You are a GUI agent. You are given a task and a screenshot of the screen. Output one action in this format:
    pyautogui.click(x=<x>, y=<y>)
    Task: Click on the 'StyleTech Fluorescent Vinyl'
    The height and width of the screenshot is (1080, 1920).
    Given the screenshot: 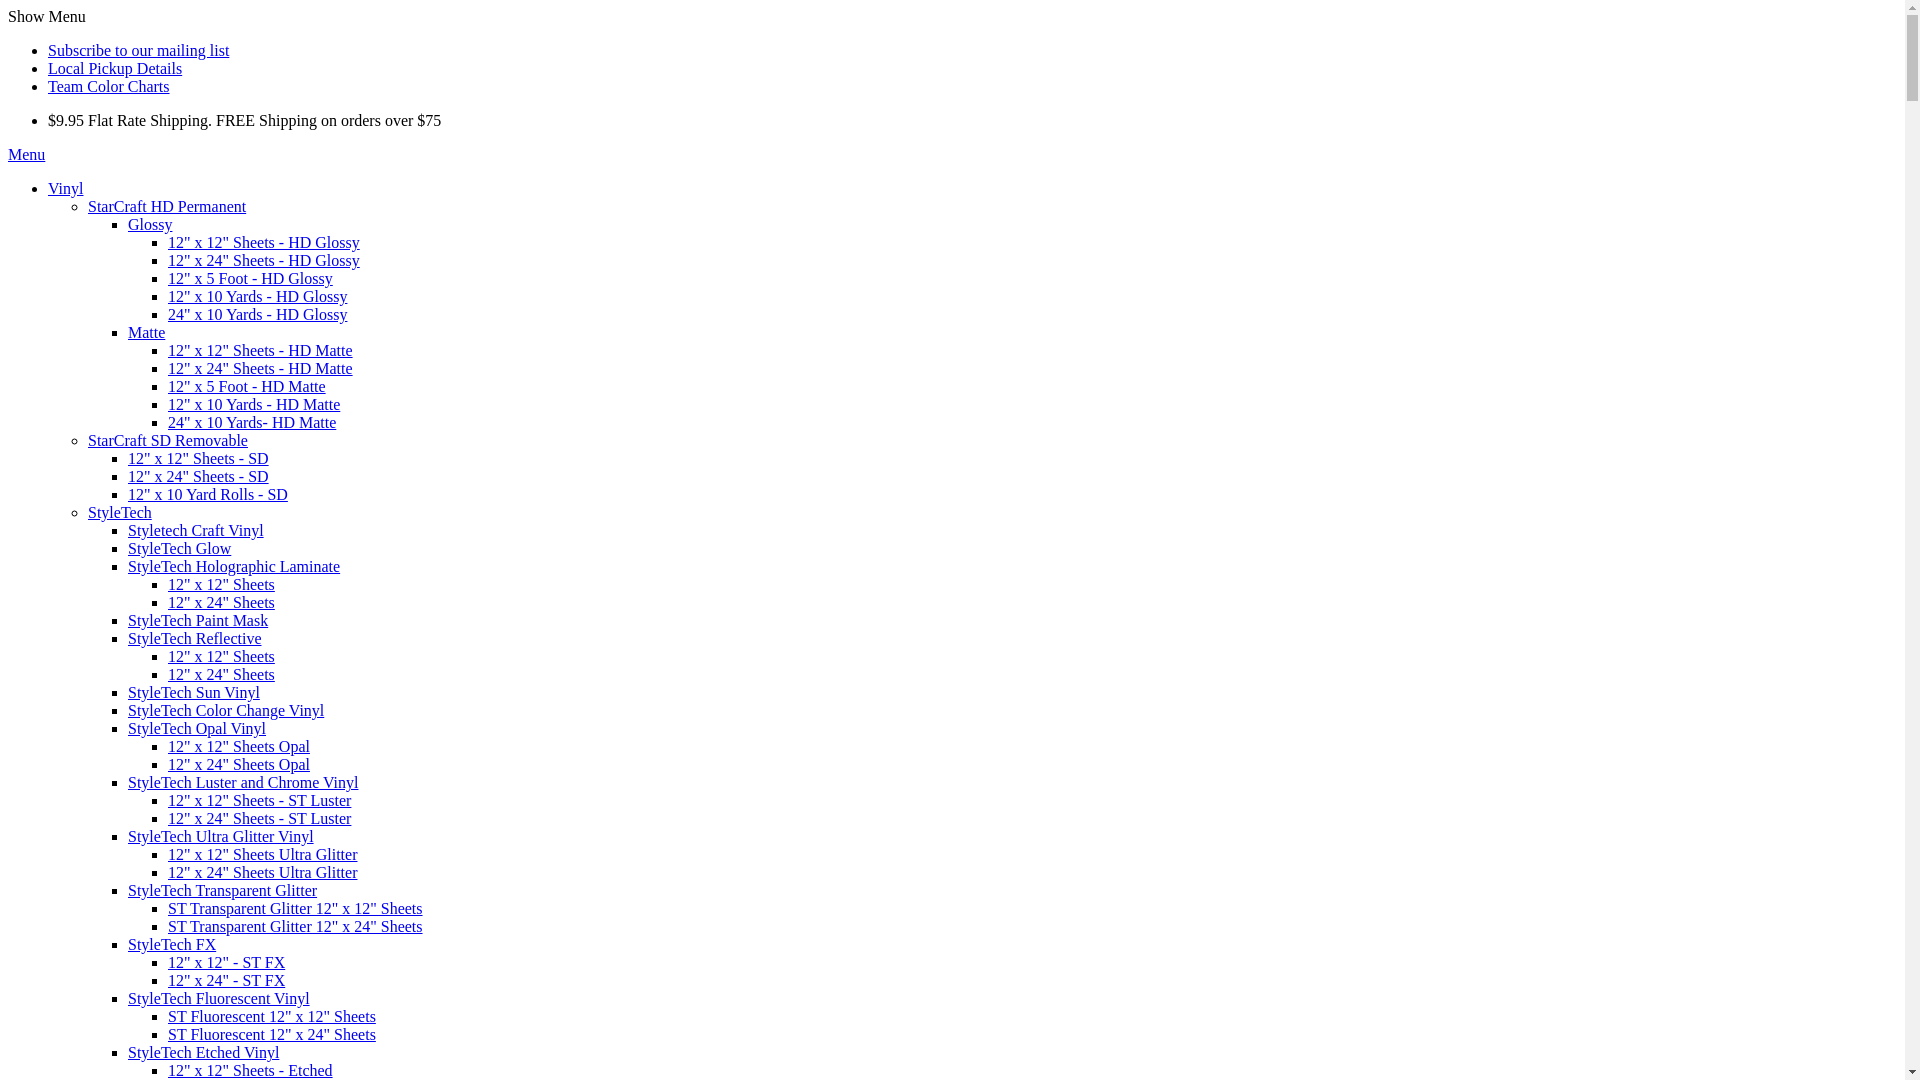 What is the action you would take?
    pyautogui.click(x=219, y=998)
    